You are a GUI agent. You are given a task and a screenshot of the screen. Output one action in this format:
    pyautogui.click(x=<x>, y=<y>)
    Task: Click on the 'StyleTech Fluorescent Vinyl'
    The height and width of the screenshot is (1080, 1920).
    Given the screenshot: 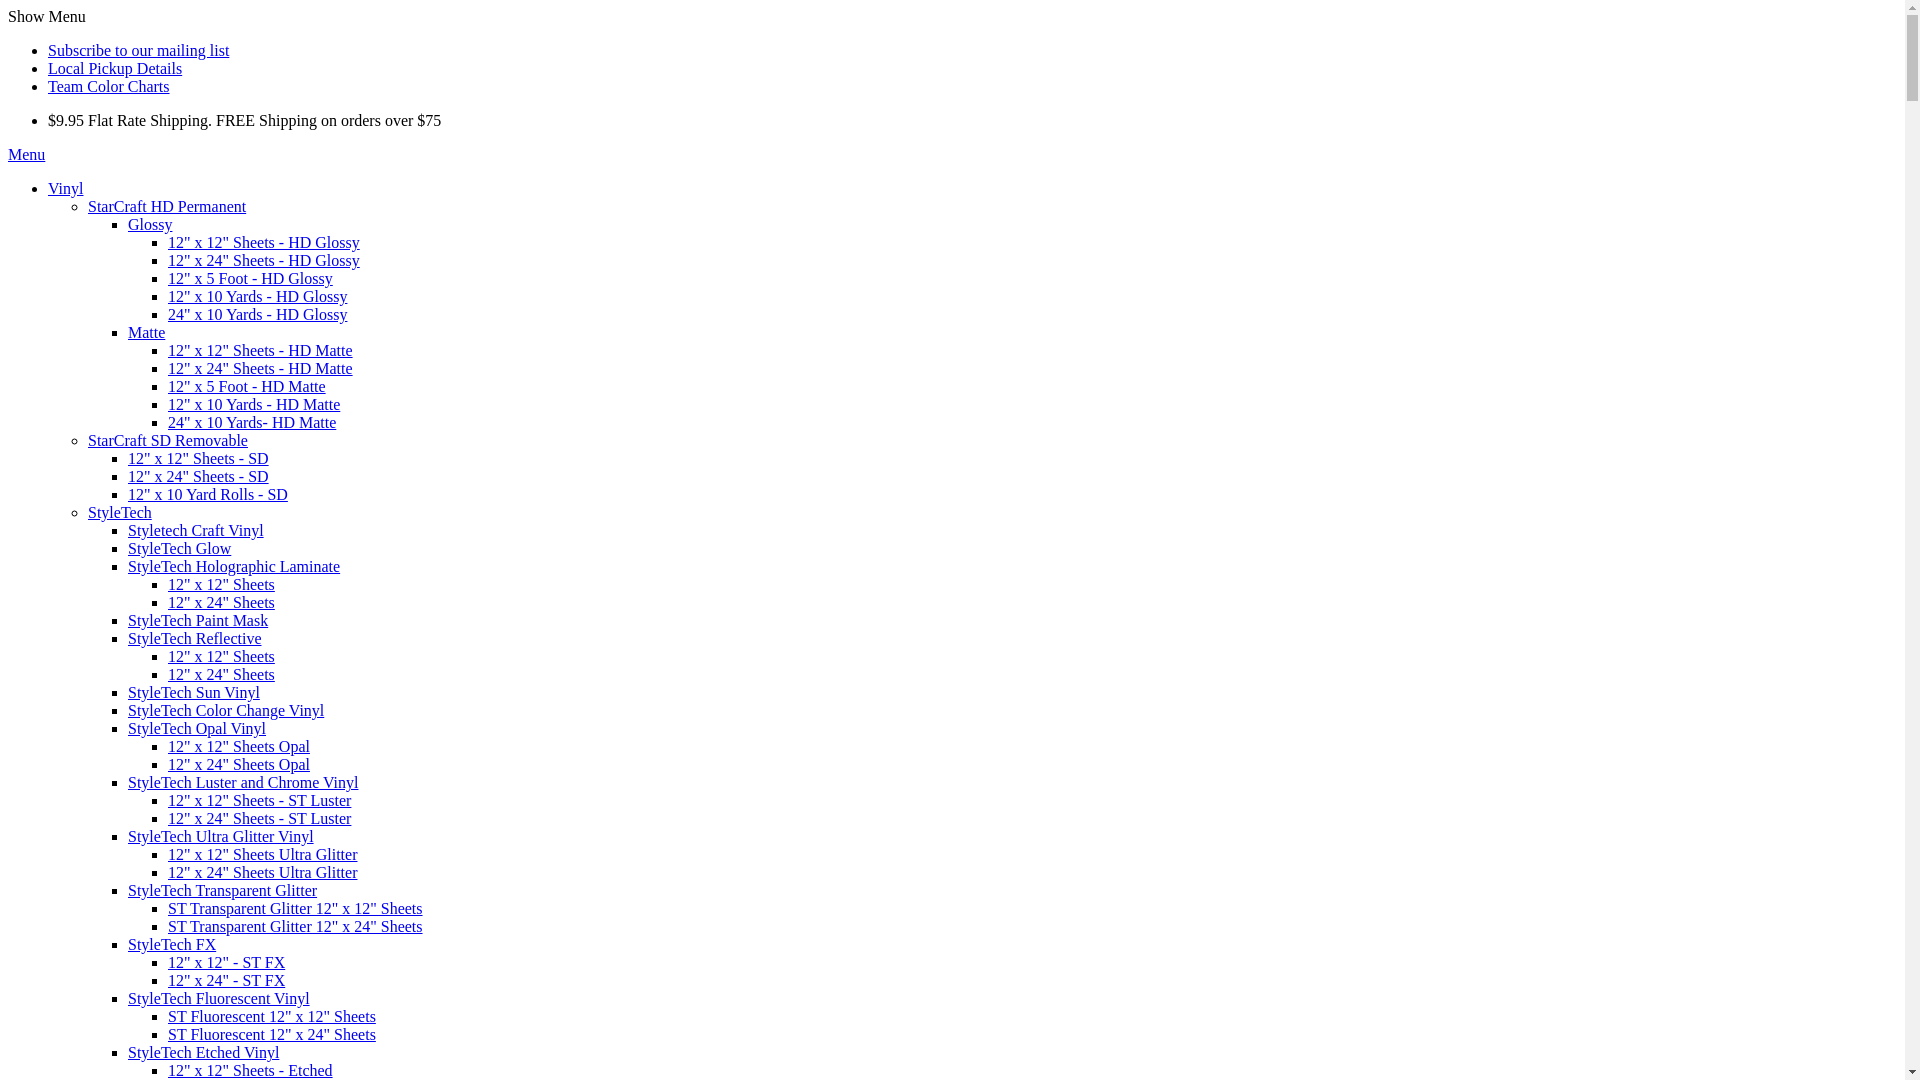 What is the action you would take?
    pyautogui.click(x=219, y=998)
    